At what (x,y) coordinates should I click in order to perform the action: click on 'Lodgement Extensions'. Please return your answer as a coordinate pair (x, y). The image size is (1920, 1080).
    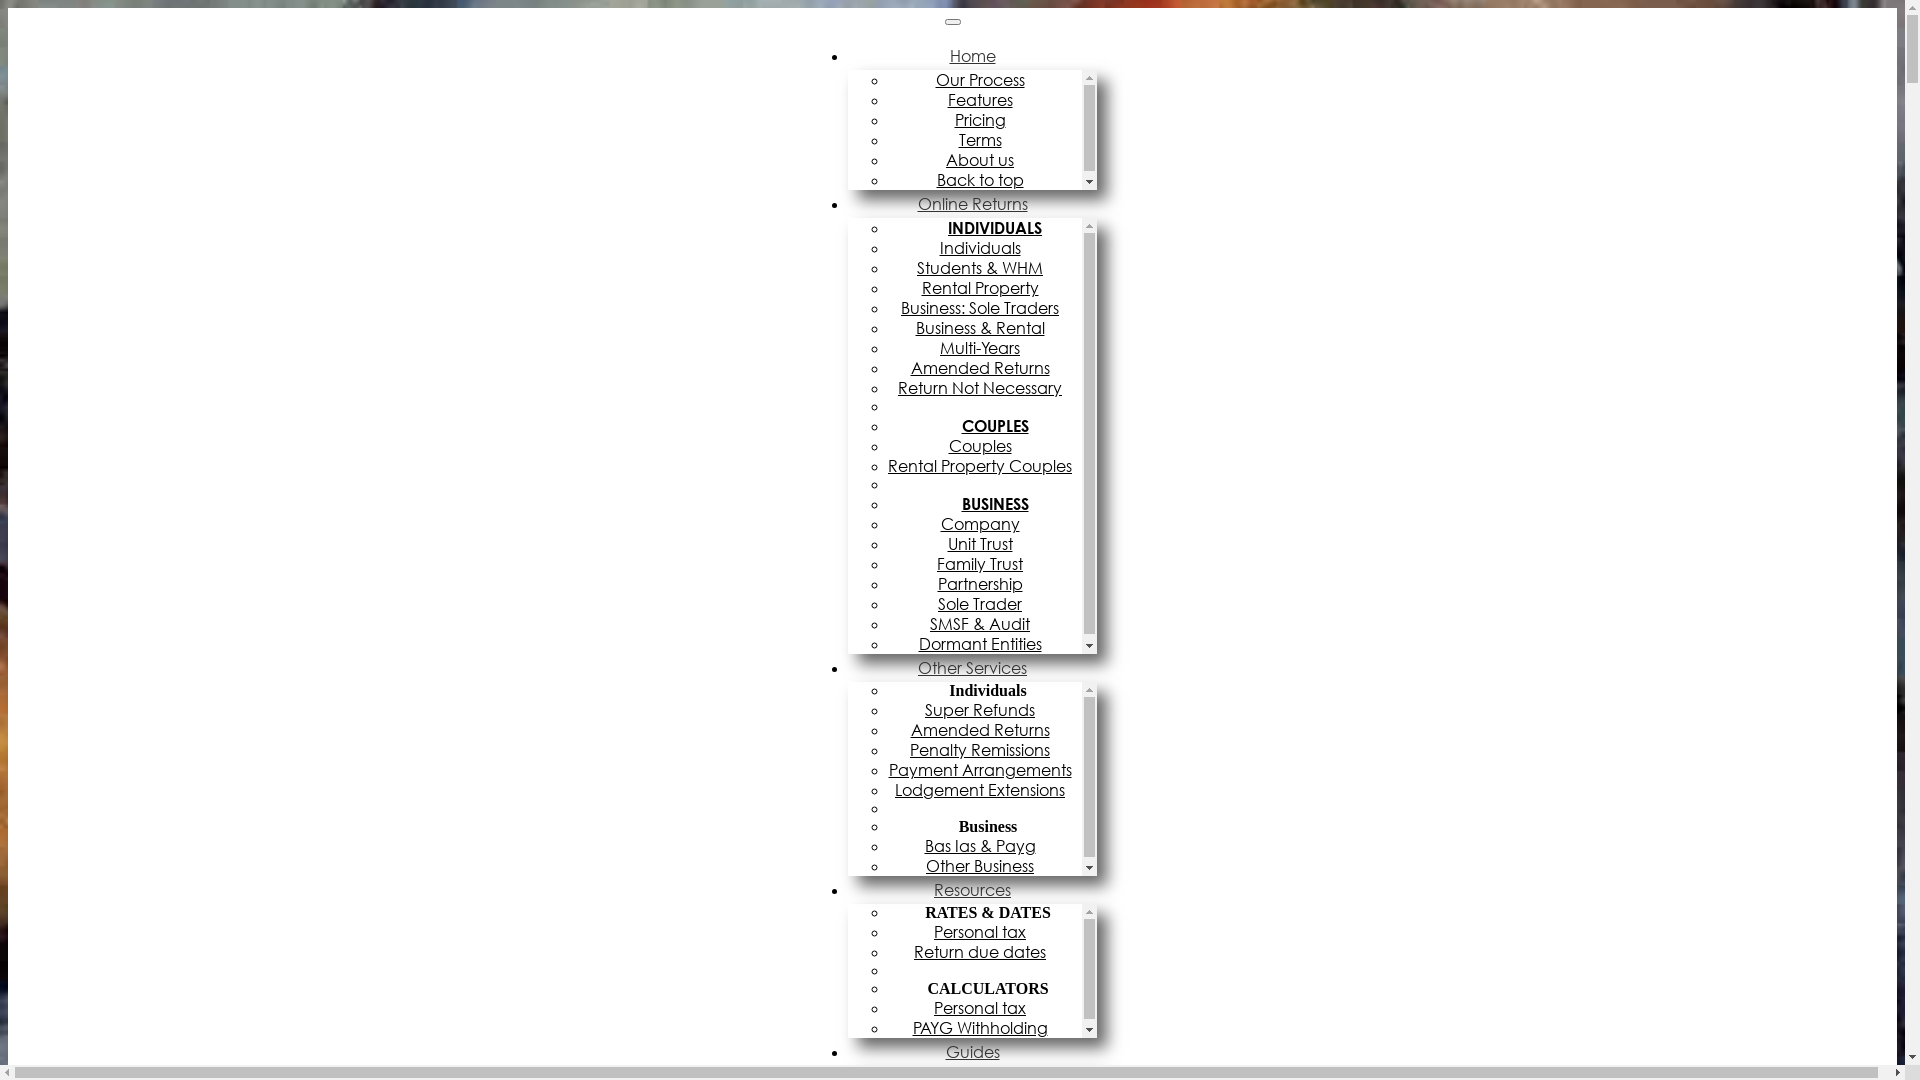
    Looking at the image, I should click on (984, 789).